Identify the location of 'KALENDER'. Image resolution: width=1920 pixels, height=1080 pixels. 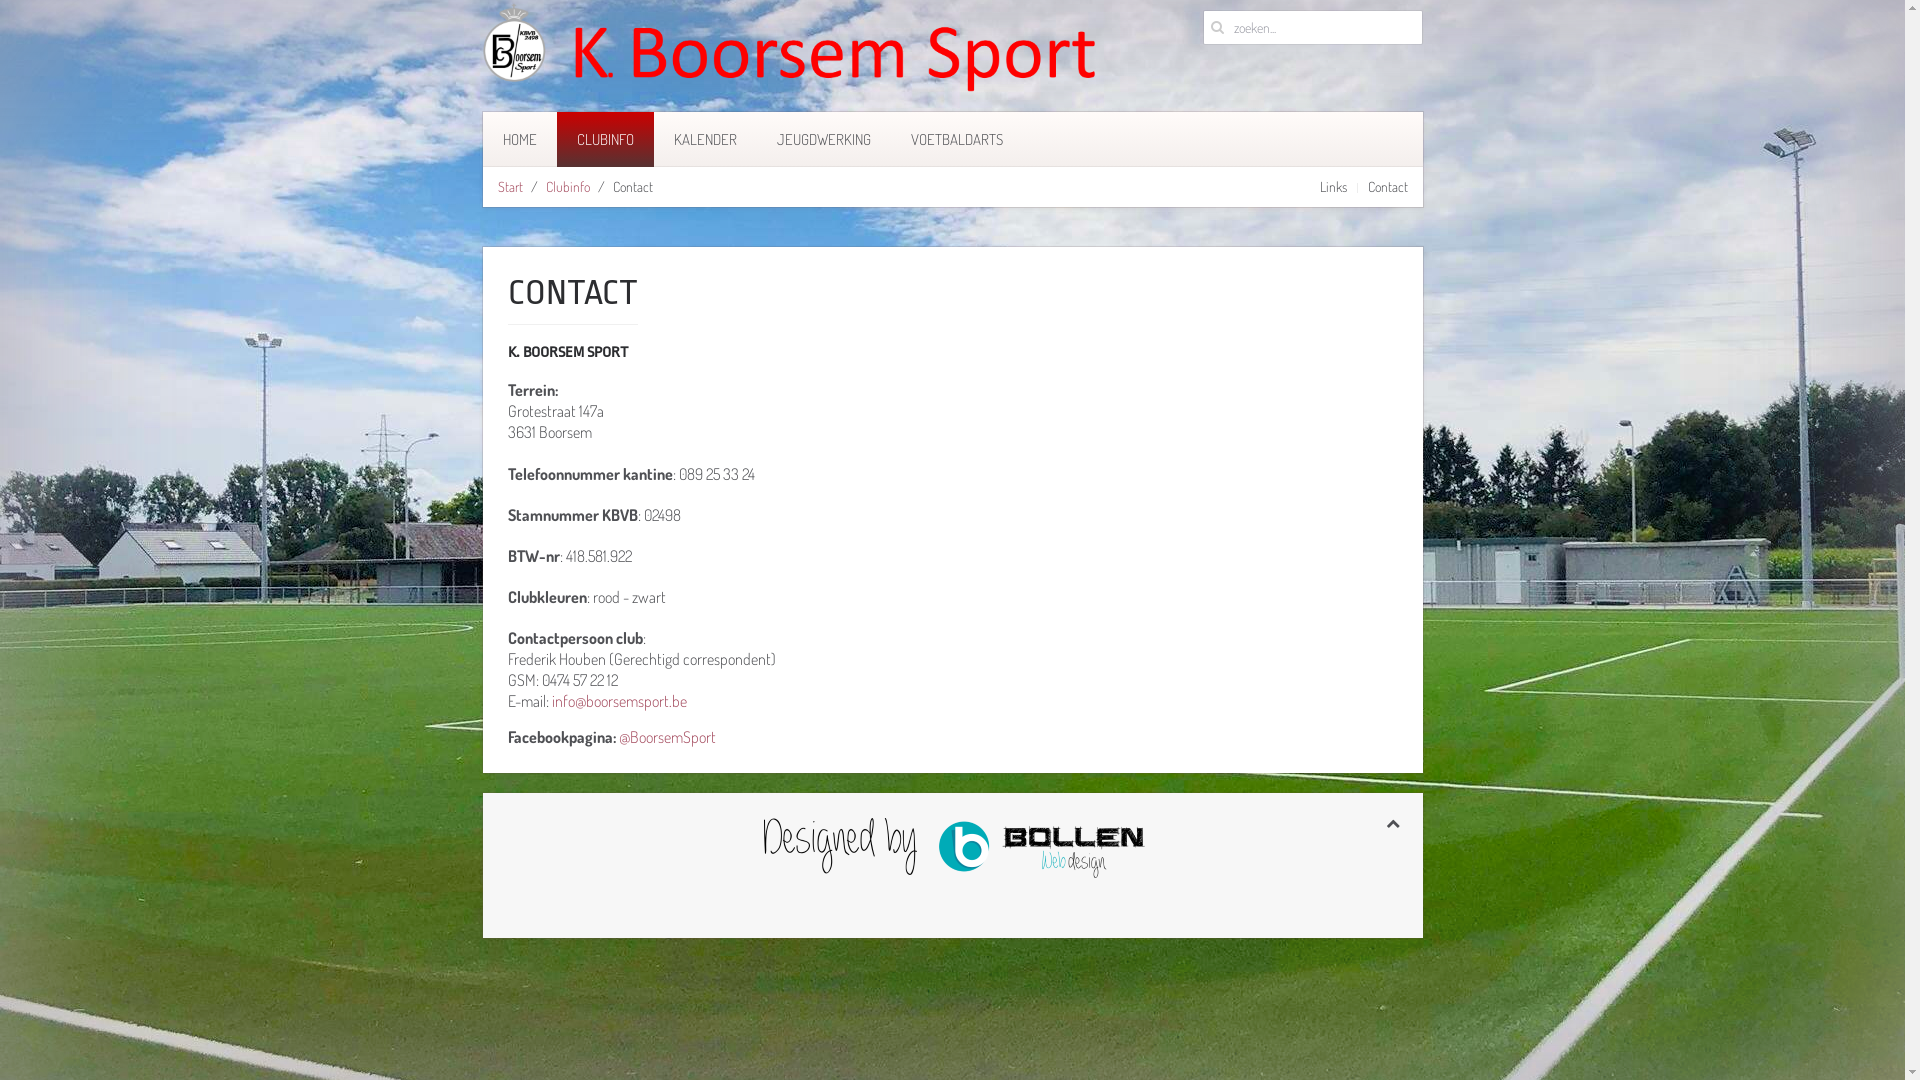
(705, 138).